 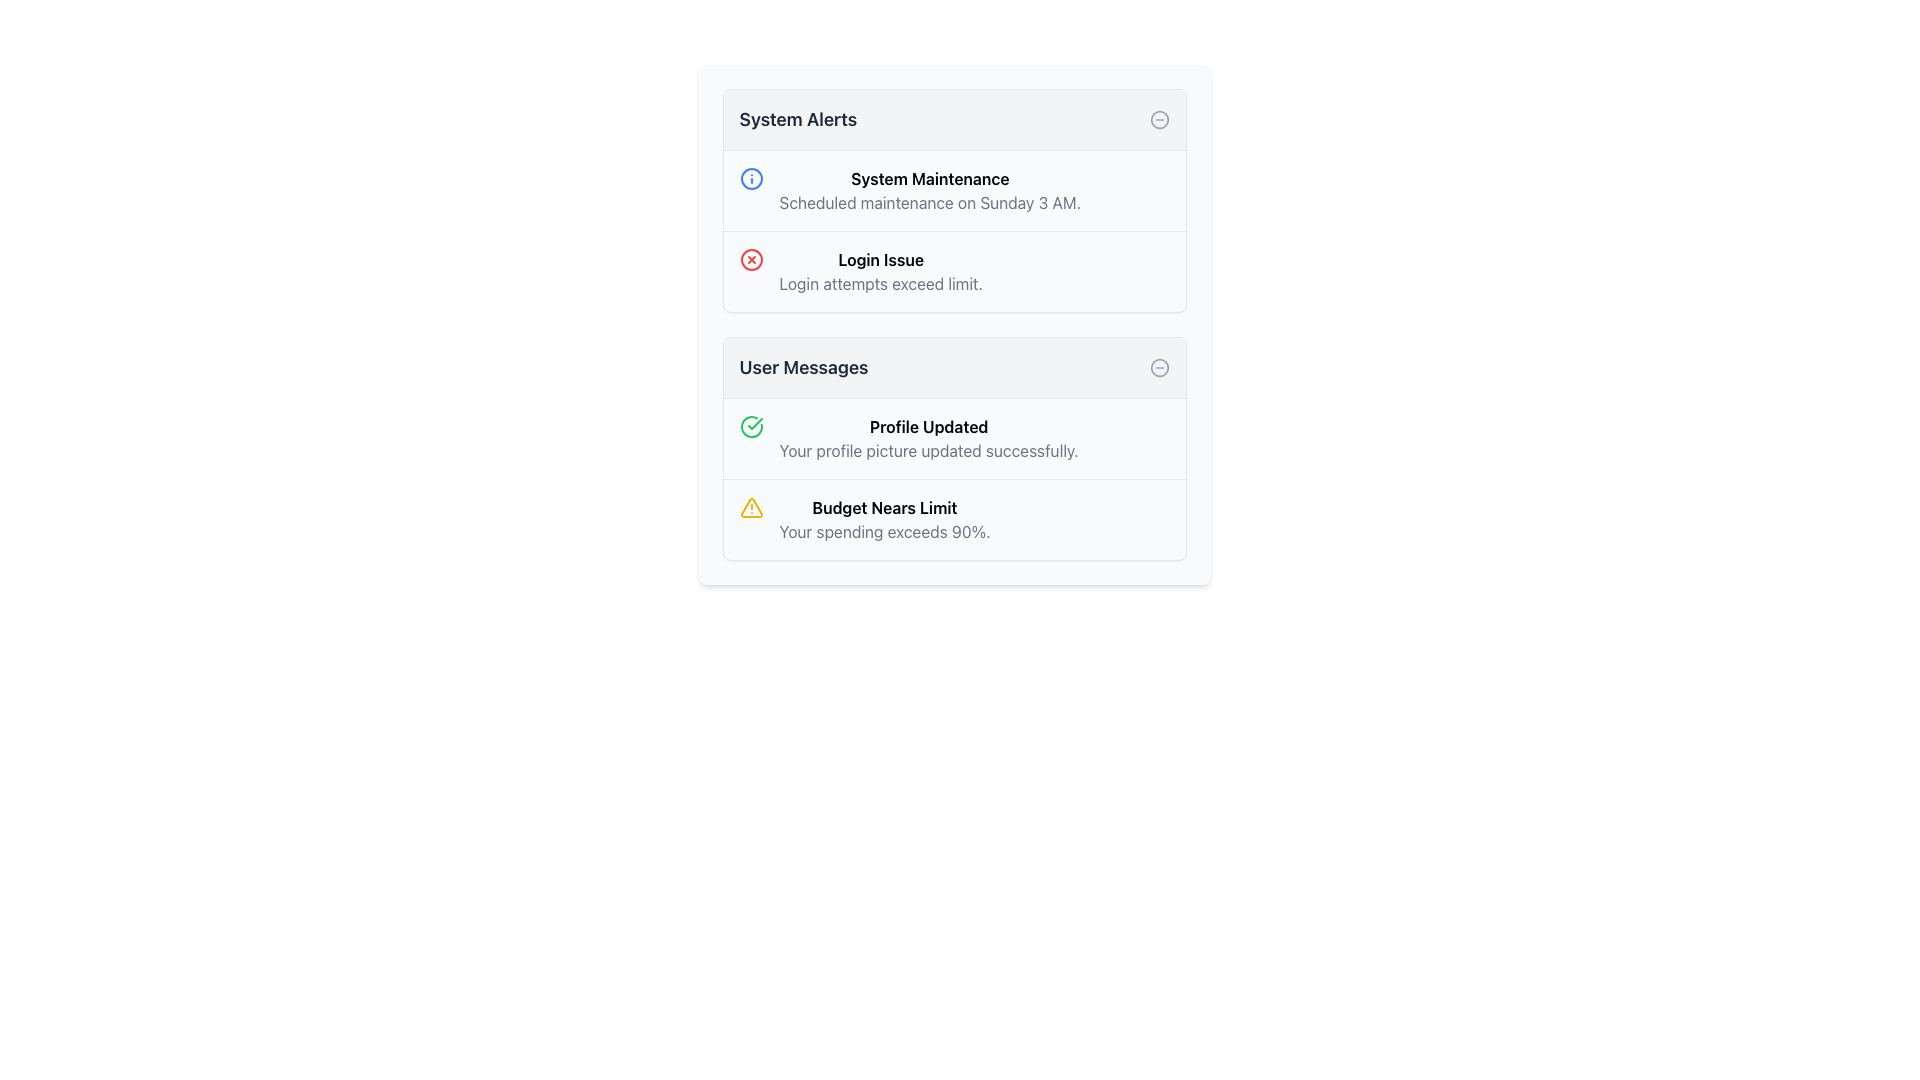 What do you see at coordinates (1159, 367) in the screenshot?
I see `the circular icon button with a minus sign in the 'User Messages' section` at bounding box center [1159, 367].